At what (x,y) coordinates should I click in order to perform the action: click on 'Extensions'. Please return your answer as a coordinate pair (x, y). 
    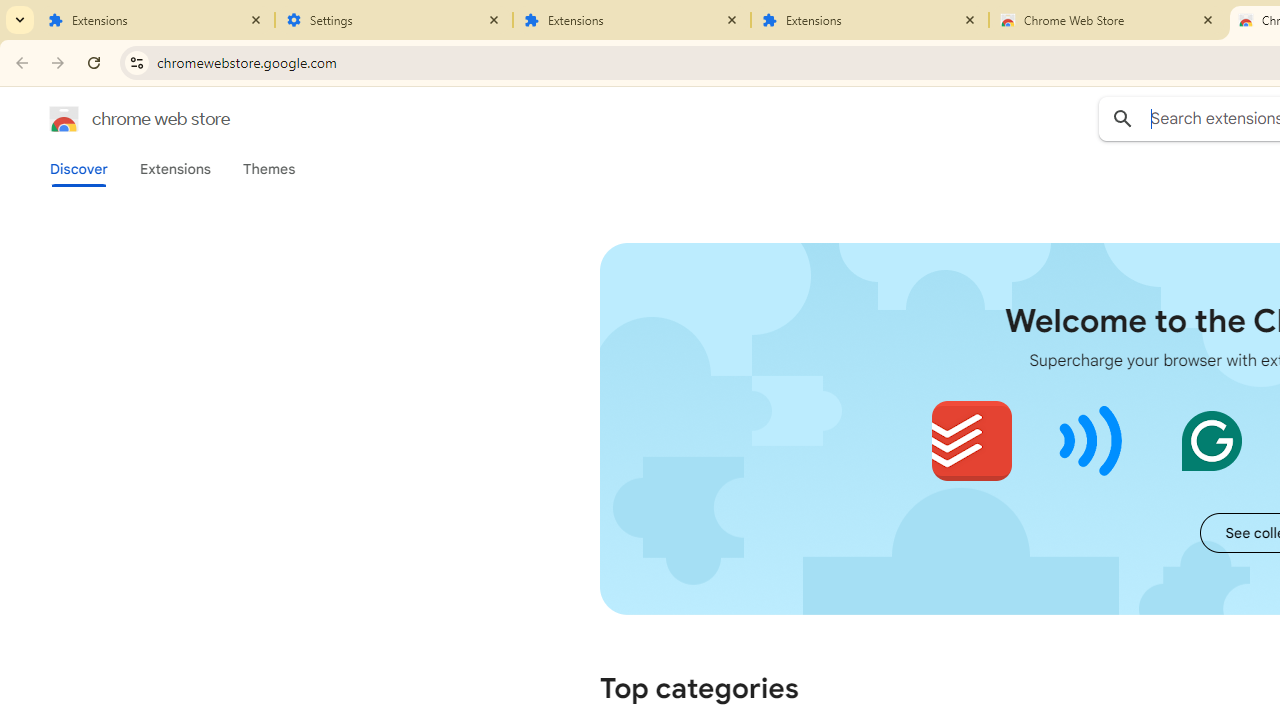
    Looking at the image, I should click on (174, 168).